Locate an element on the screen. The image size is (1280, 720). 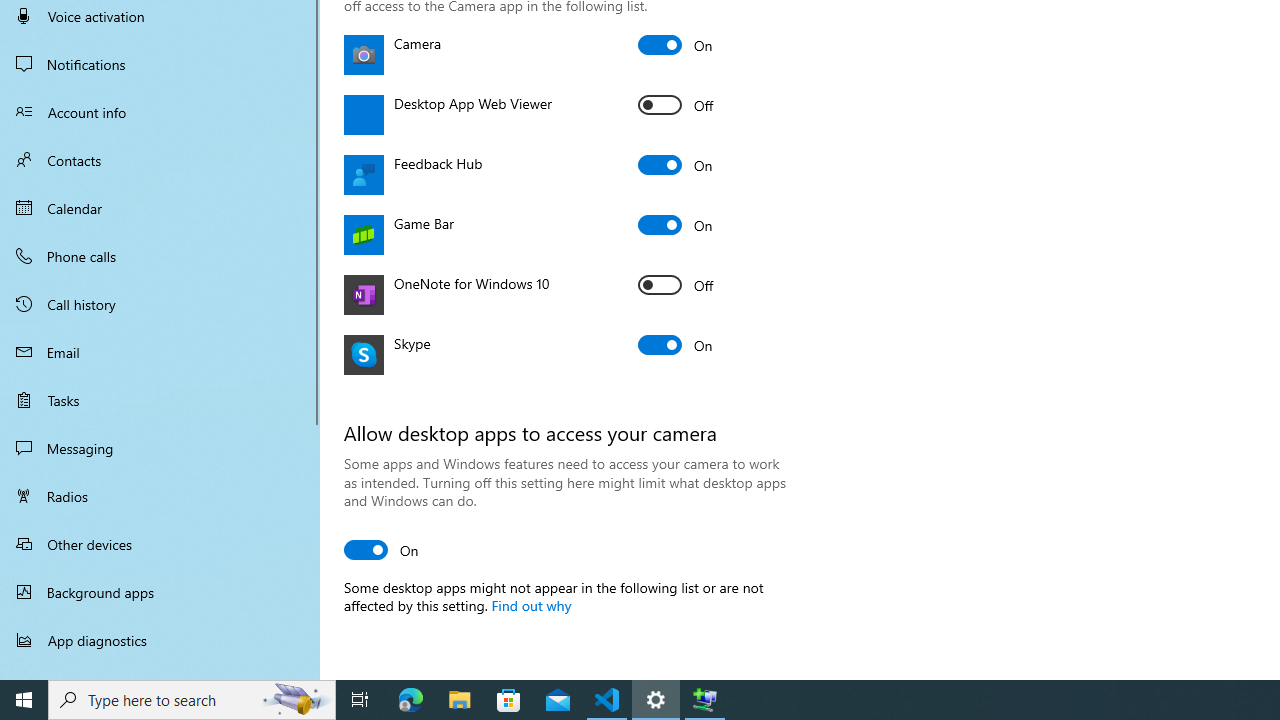
'Call history' is located at coordinates (160, 304).